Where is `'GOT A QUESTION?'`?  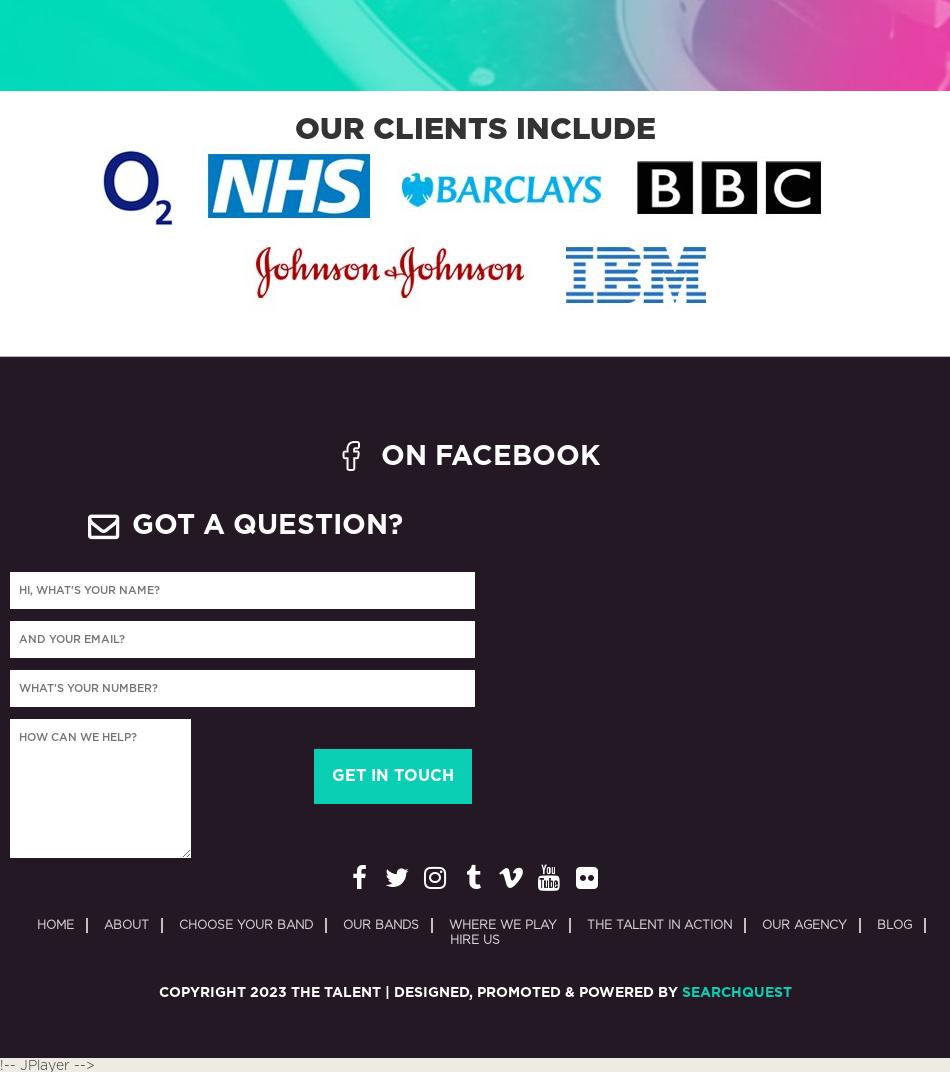 'GOT A QUESTION?' is located at coordinates (131, 526).